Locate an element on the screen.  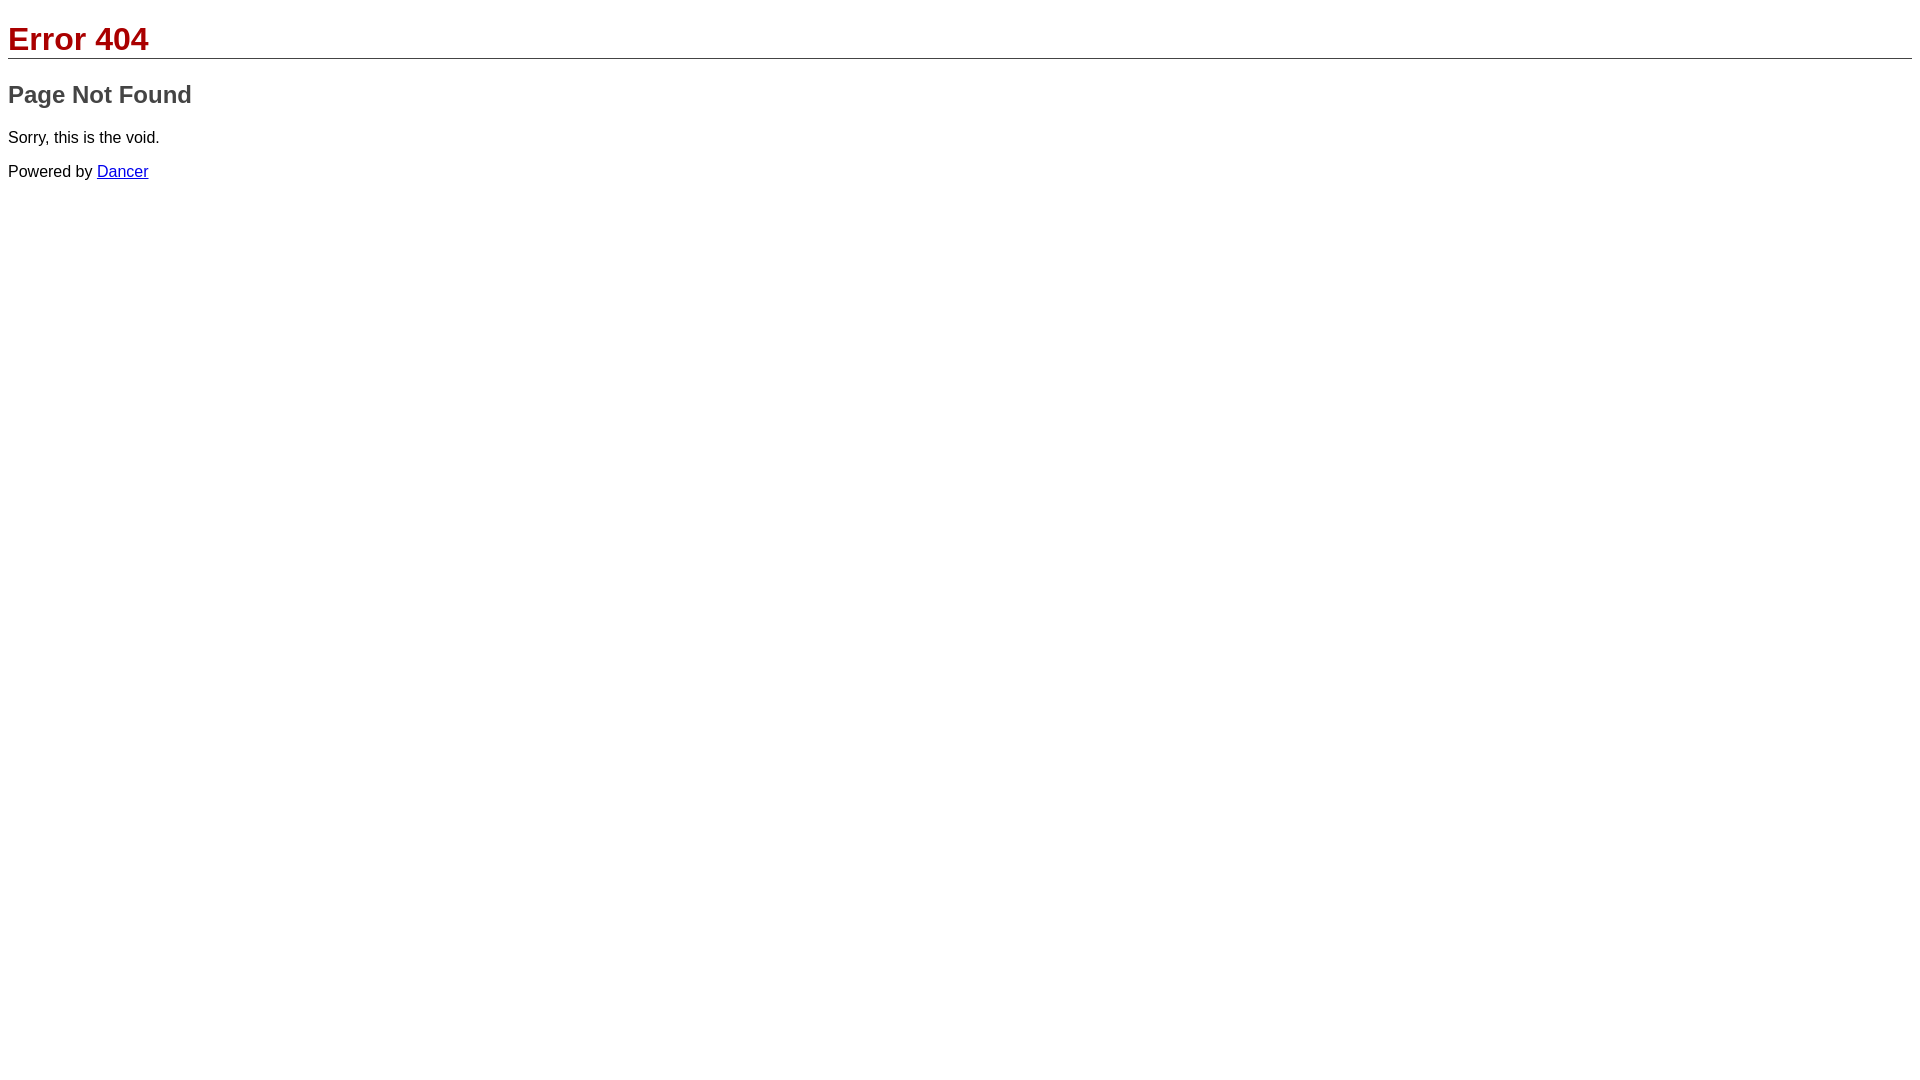
'Dancer' is located at coordinates (122, 170).